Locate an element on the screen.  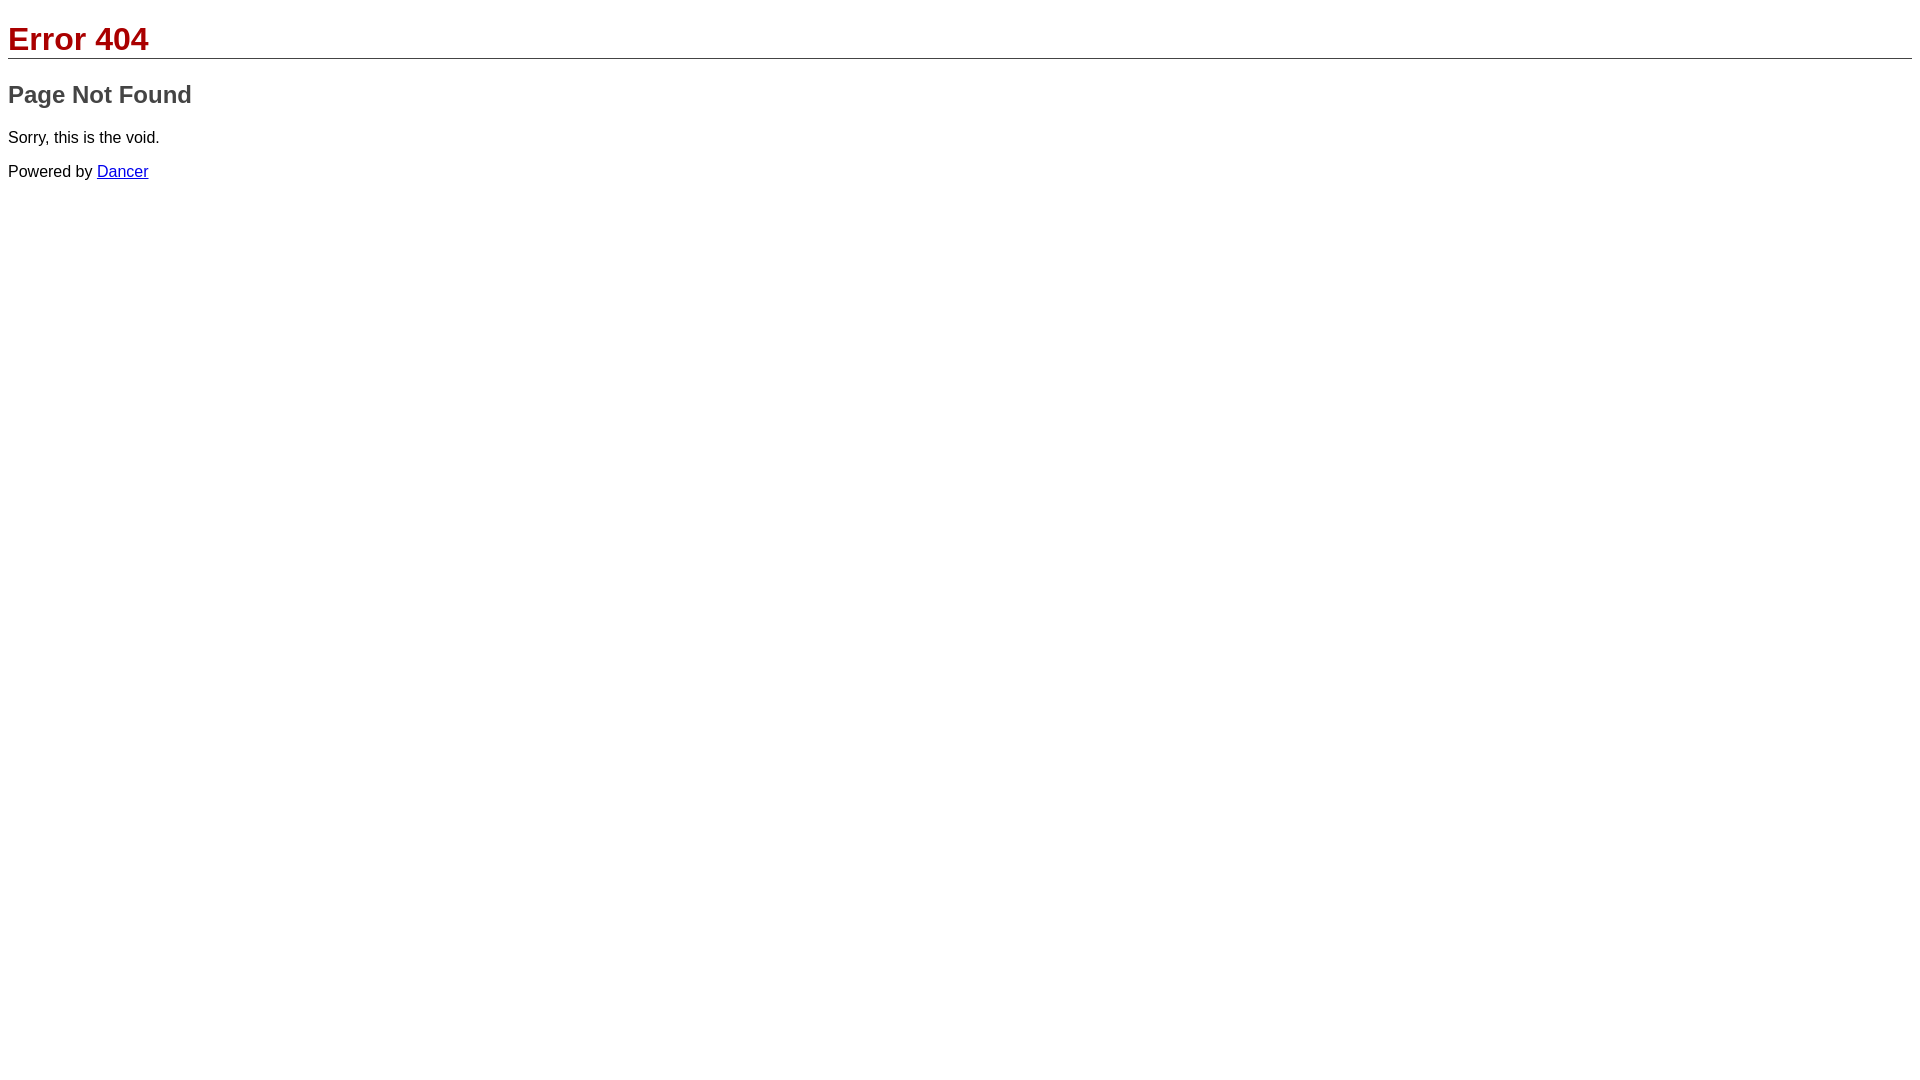
'Dancer' is located at coordinates (122, 170).